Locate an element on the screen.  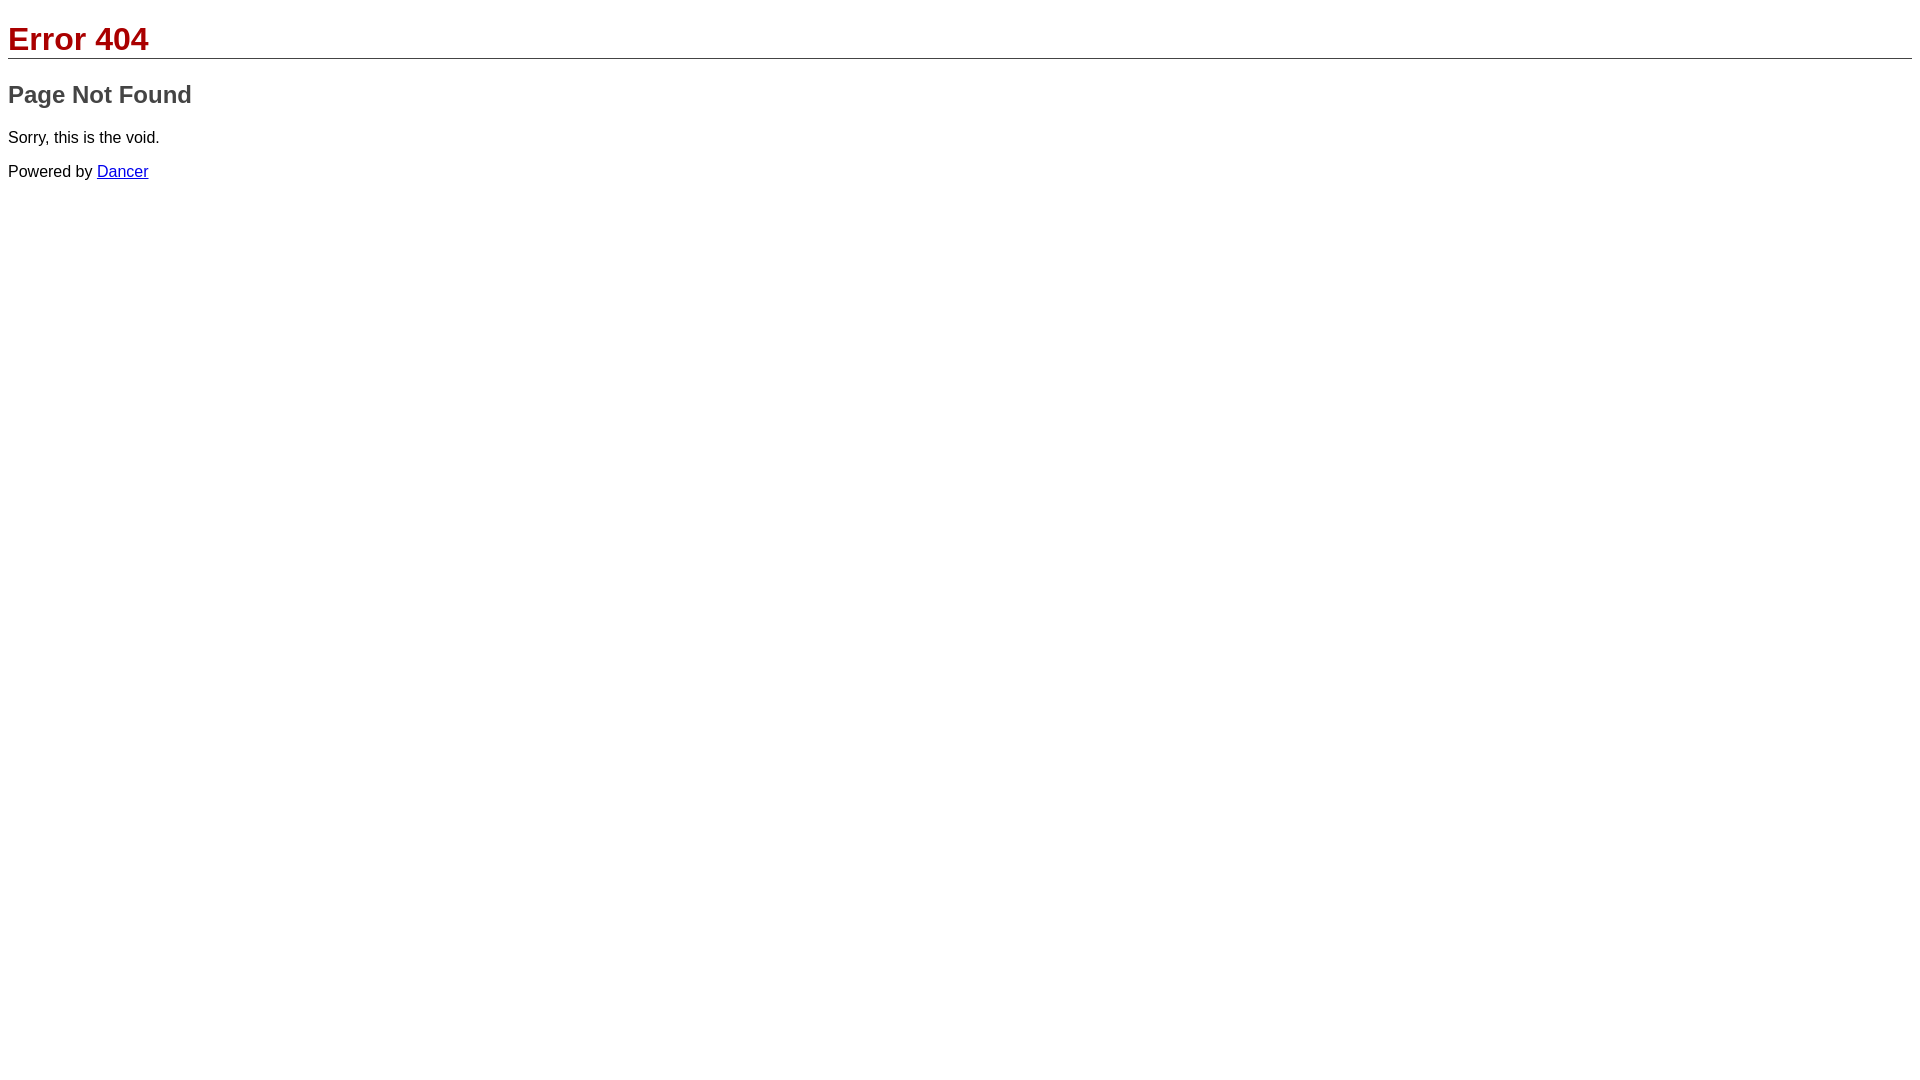
'Dancer' is located at coordinates (122, 170).